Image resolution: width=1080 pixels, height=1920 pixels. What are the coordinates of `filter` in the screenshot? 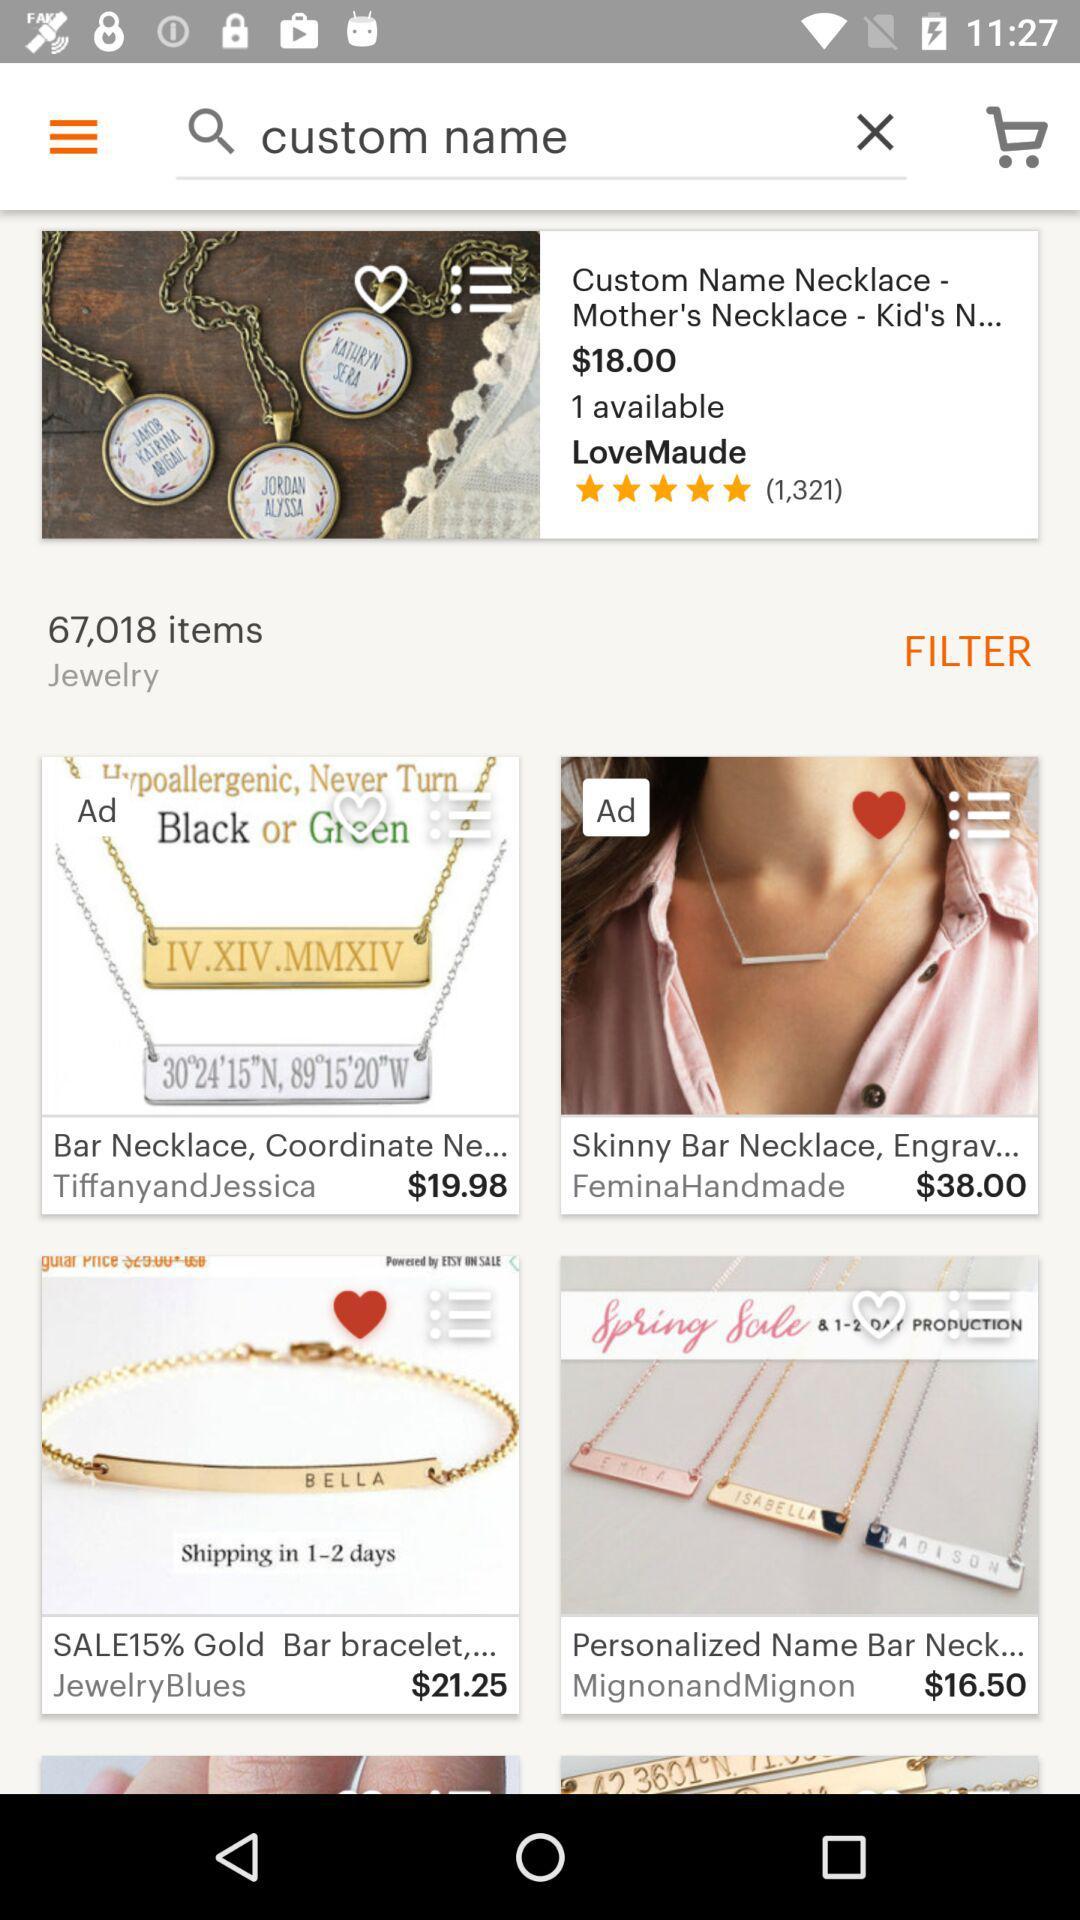 It's located at (959, 647).